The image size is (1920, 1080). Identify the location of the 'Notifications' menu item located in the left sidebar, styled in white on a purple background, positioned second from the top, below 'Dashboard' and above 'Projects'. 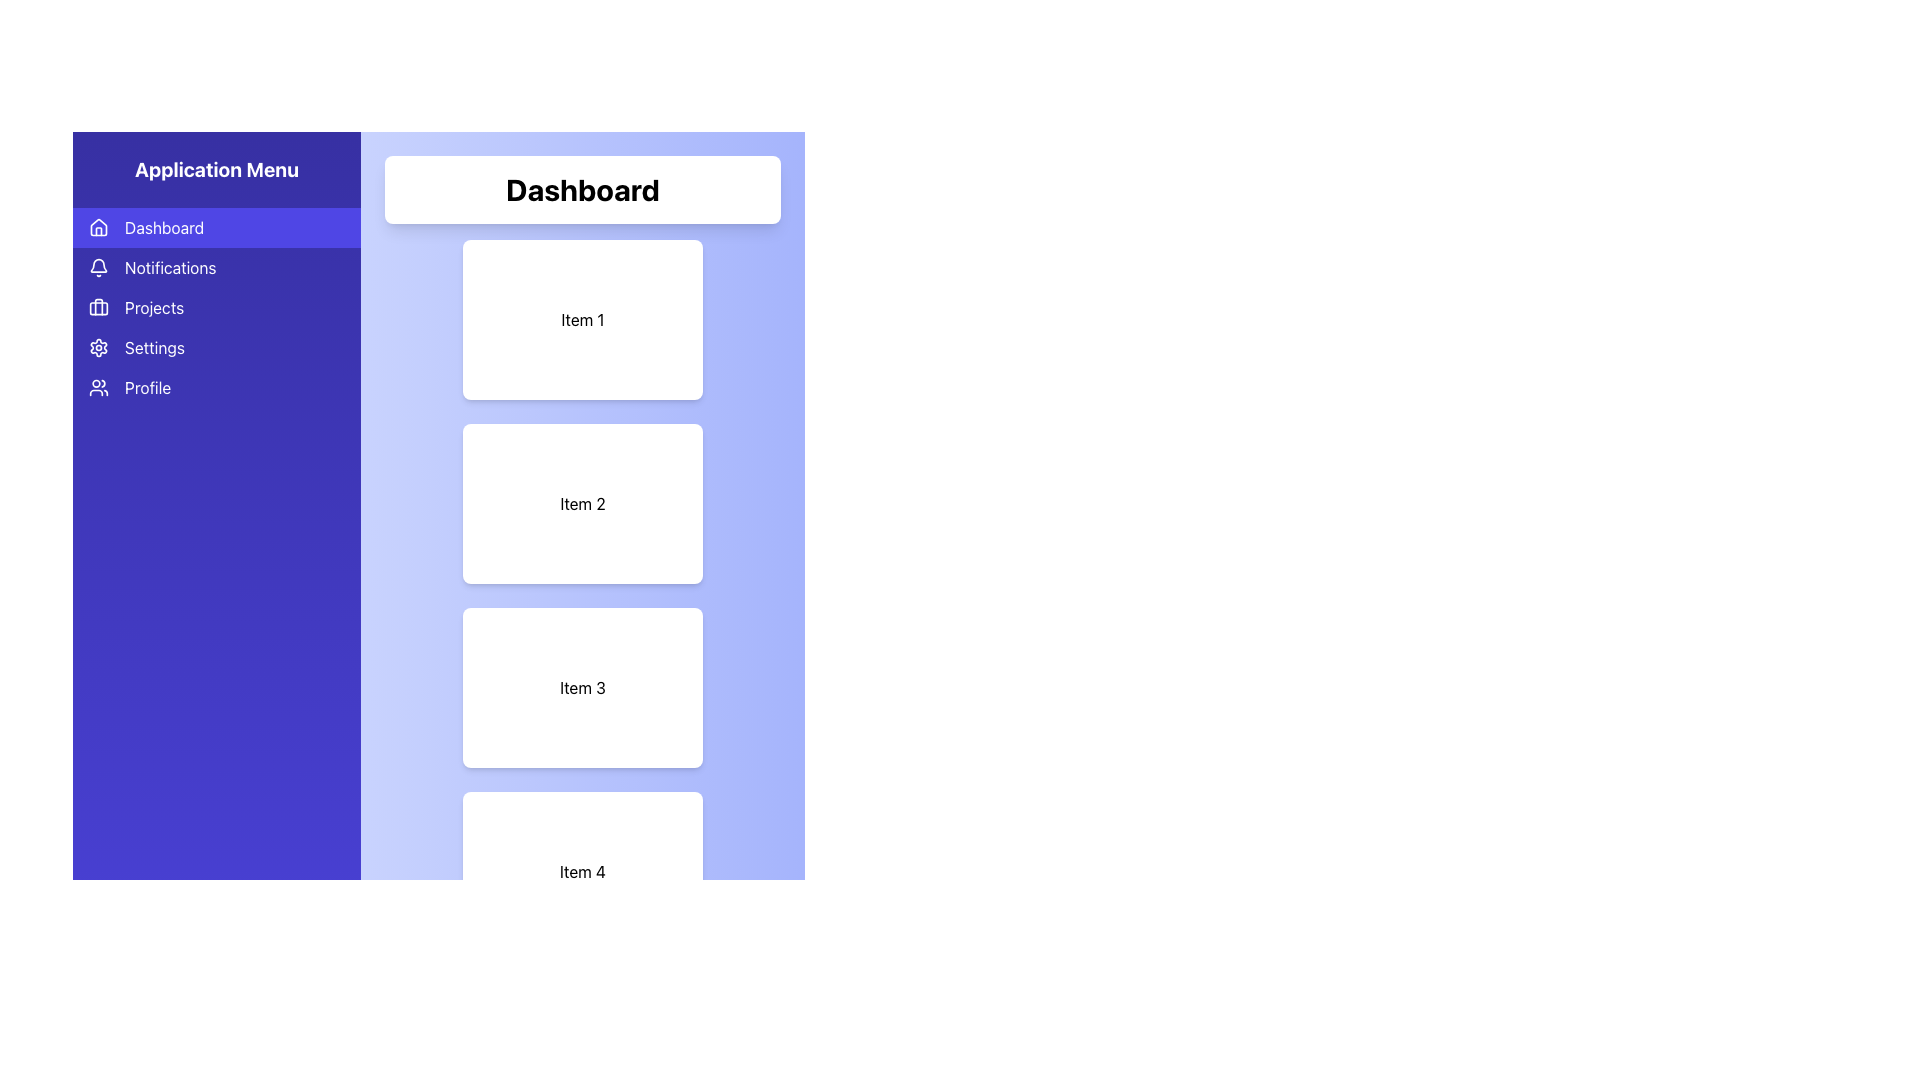
(170, 266).